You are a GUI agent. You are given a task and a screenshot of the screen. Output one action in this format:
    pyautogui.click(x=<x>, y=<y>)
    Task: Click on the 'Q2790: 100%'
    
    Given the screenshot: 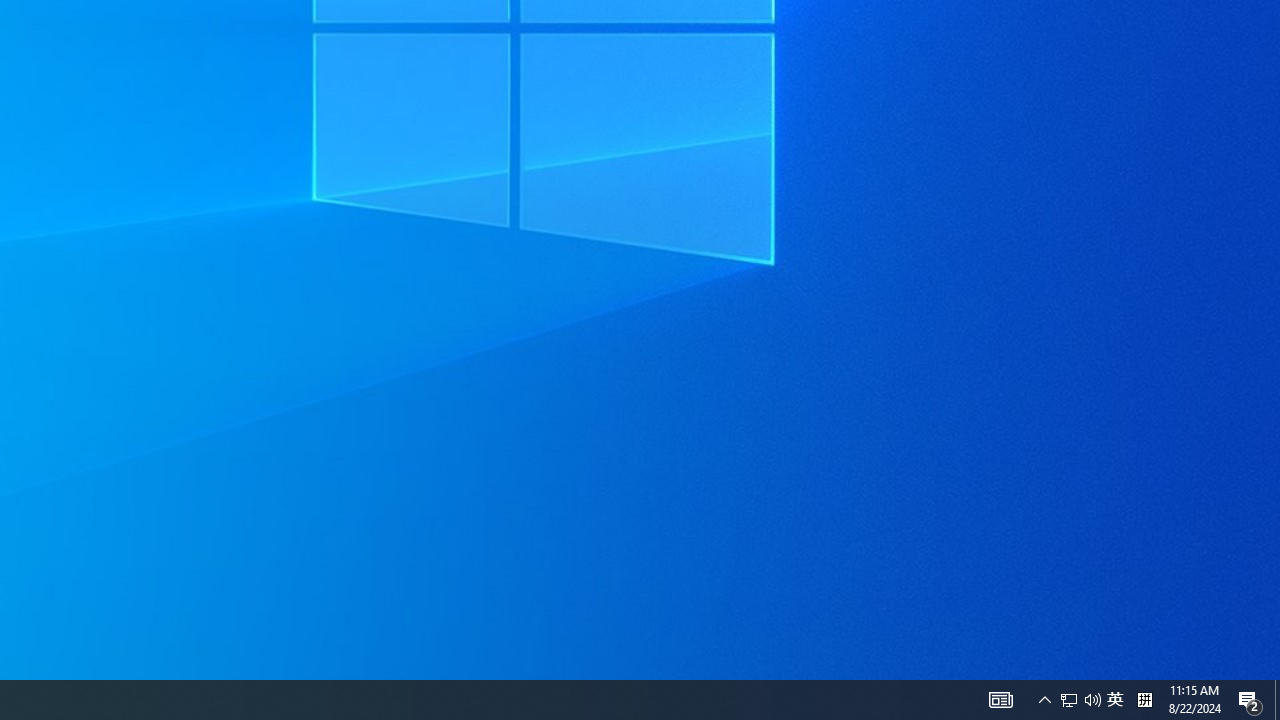 What is the action you would take?
    pyautogui.click(x=1092, y=698)
    